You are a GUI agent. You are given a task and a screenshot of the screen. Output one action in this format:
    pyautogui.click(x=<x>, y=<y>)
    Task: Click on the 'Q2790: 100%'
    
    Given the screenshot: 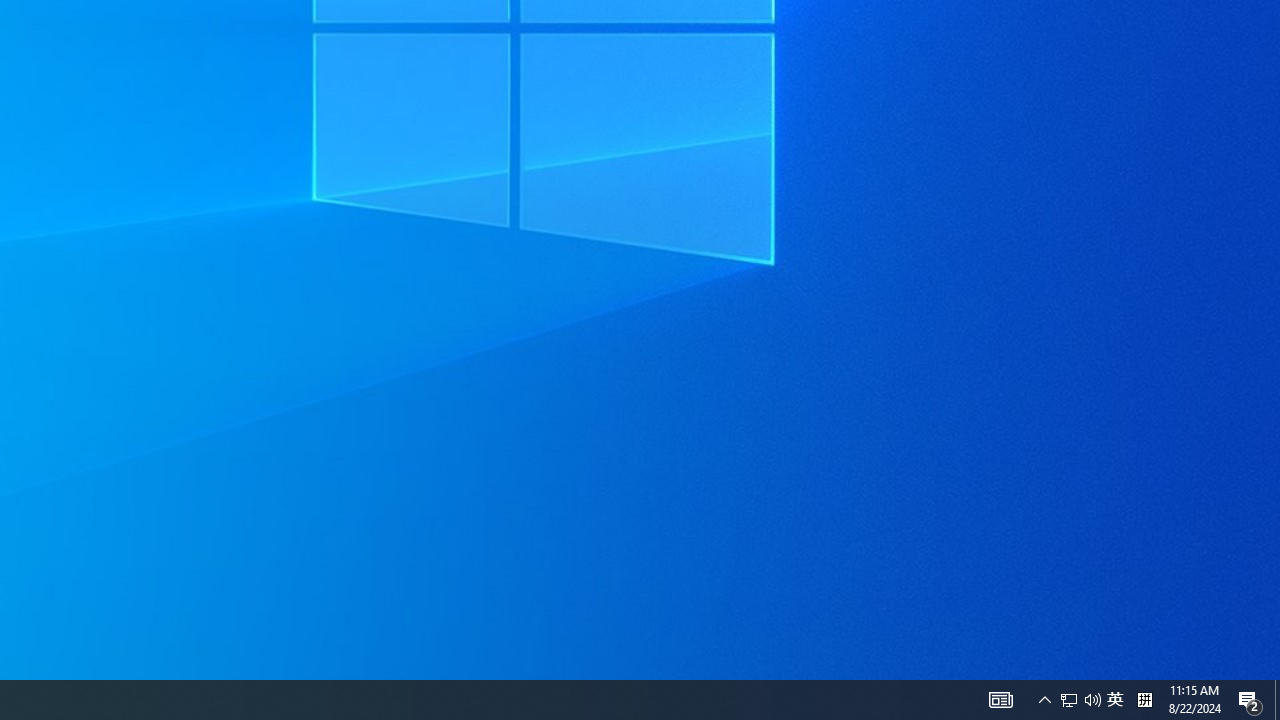 What is the action you would take?
    pyautogui.click(x=1092, y=698)
    